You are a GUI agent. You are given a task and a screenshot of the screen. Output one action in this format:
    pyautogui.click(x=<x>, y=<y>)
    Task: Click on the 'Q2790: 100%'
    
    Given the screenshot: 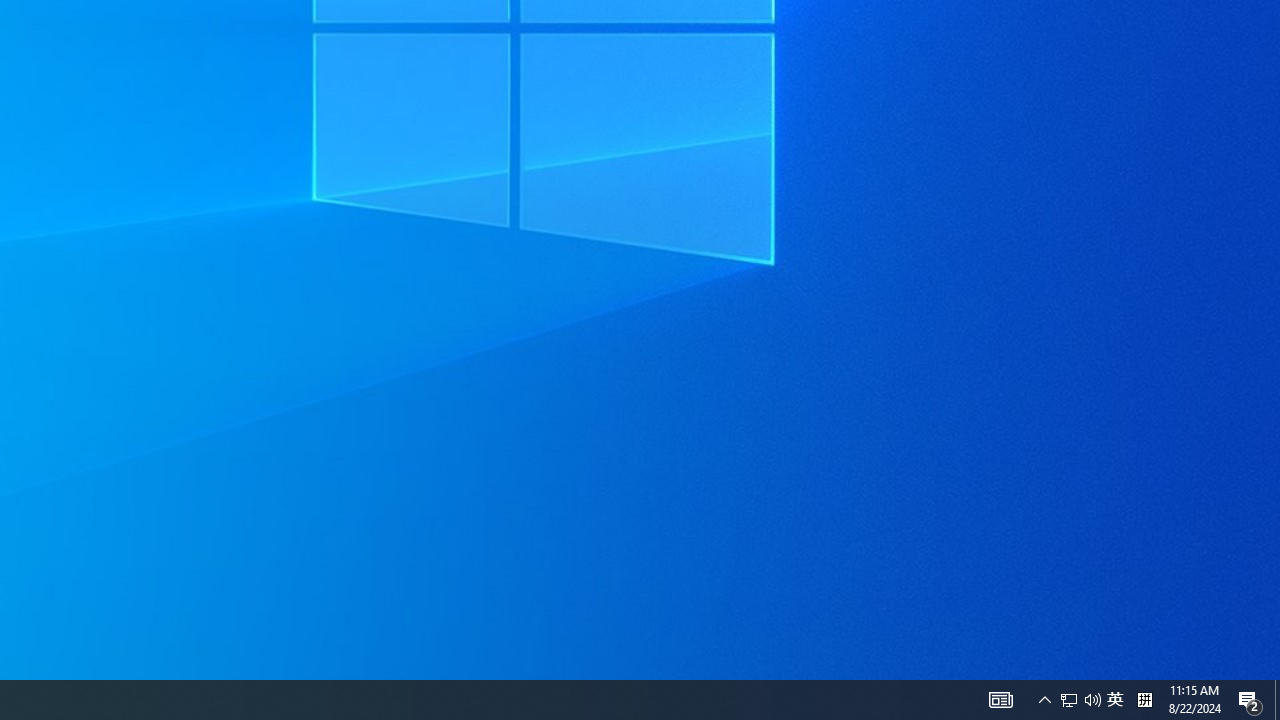 What is the action you would take?
    pyautogui.click(x=1092, y=698)
    